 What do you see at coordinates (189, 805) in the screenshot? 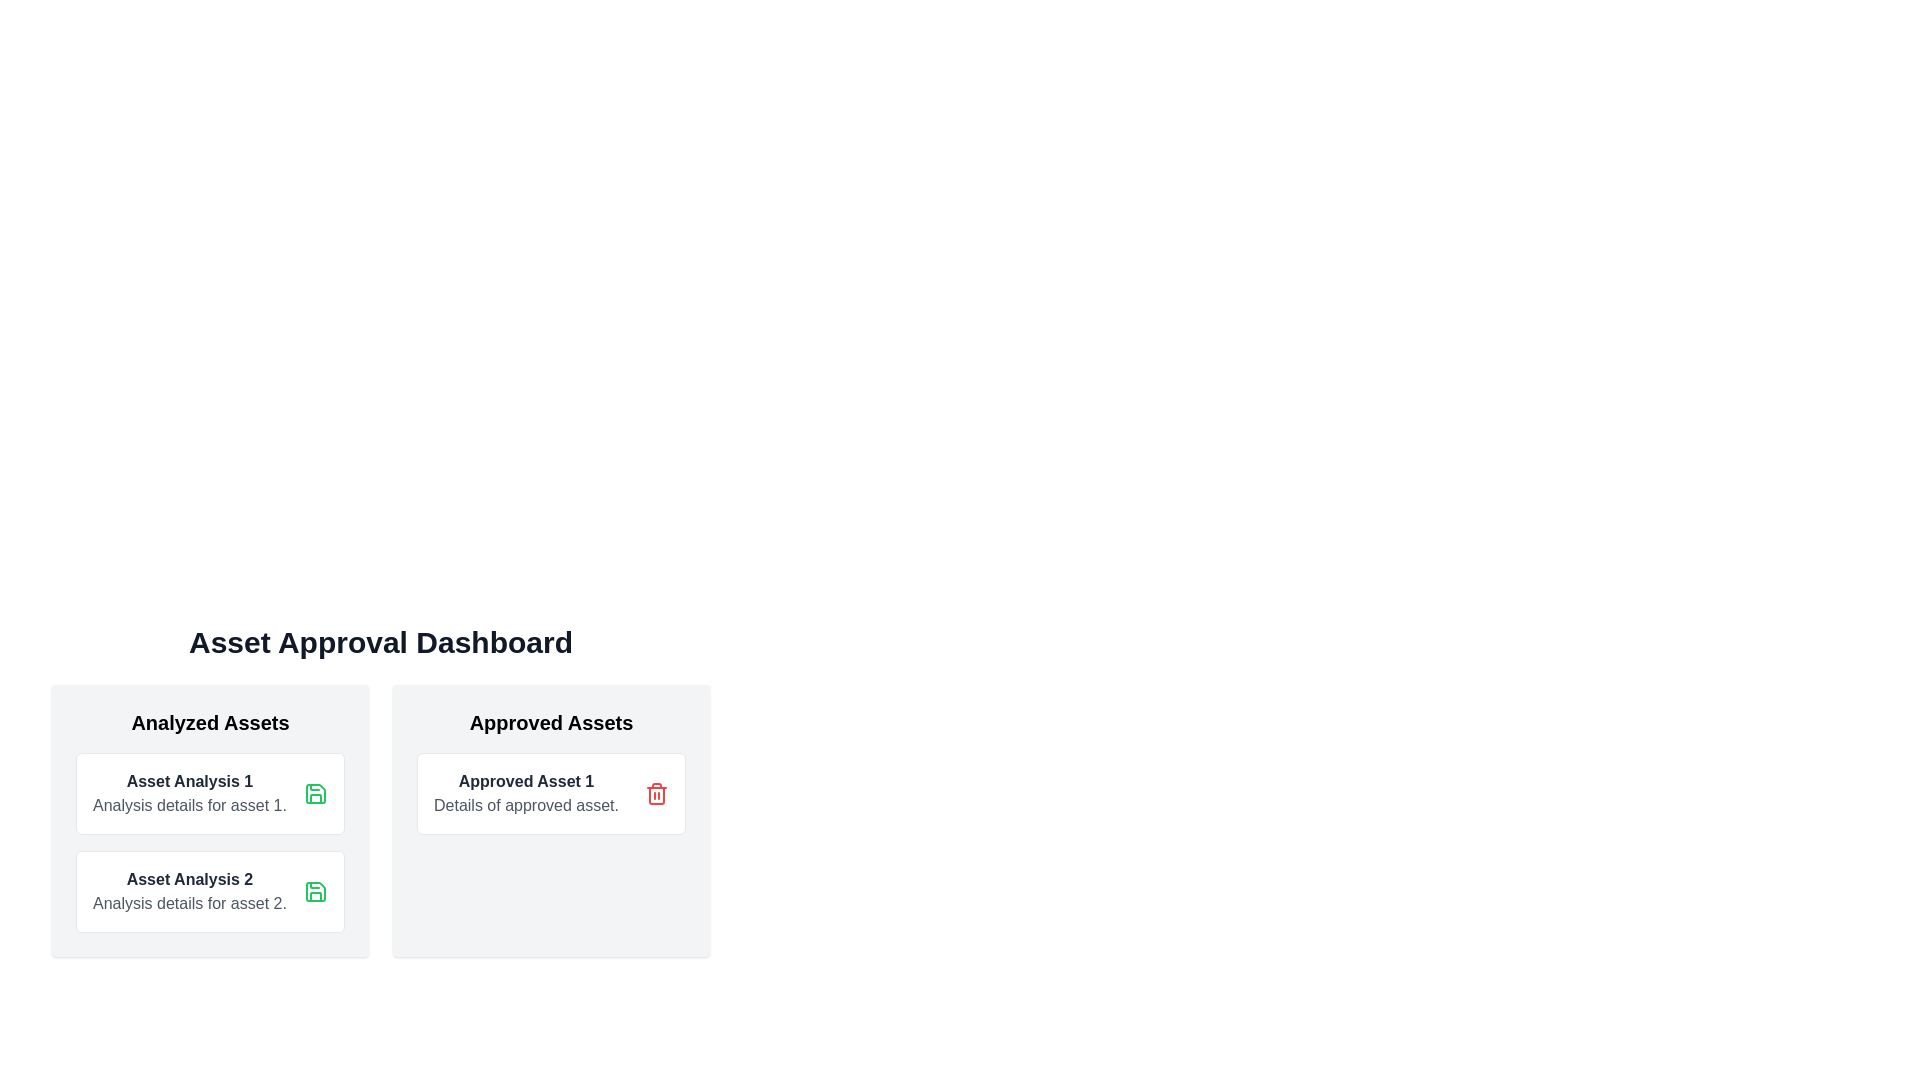
I see `the text label that reads 'Analysis details for asset 1', styled in gray, located under the bold heading 'Asset Analysis 1' in the 'Analyzed Assets' section` at bounding box center [189, 805].